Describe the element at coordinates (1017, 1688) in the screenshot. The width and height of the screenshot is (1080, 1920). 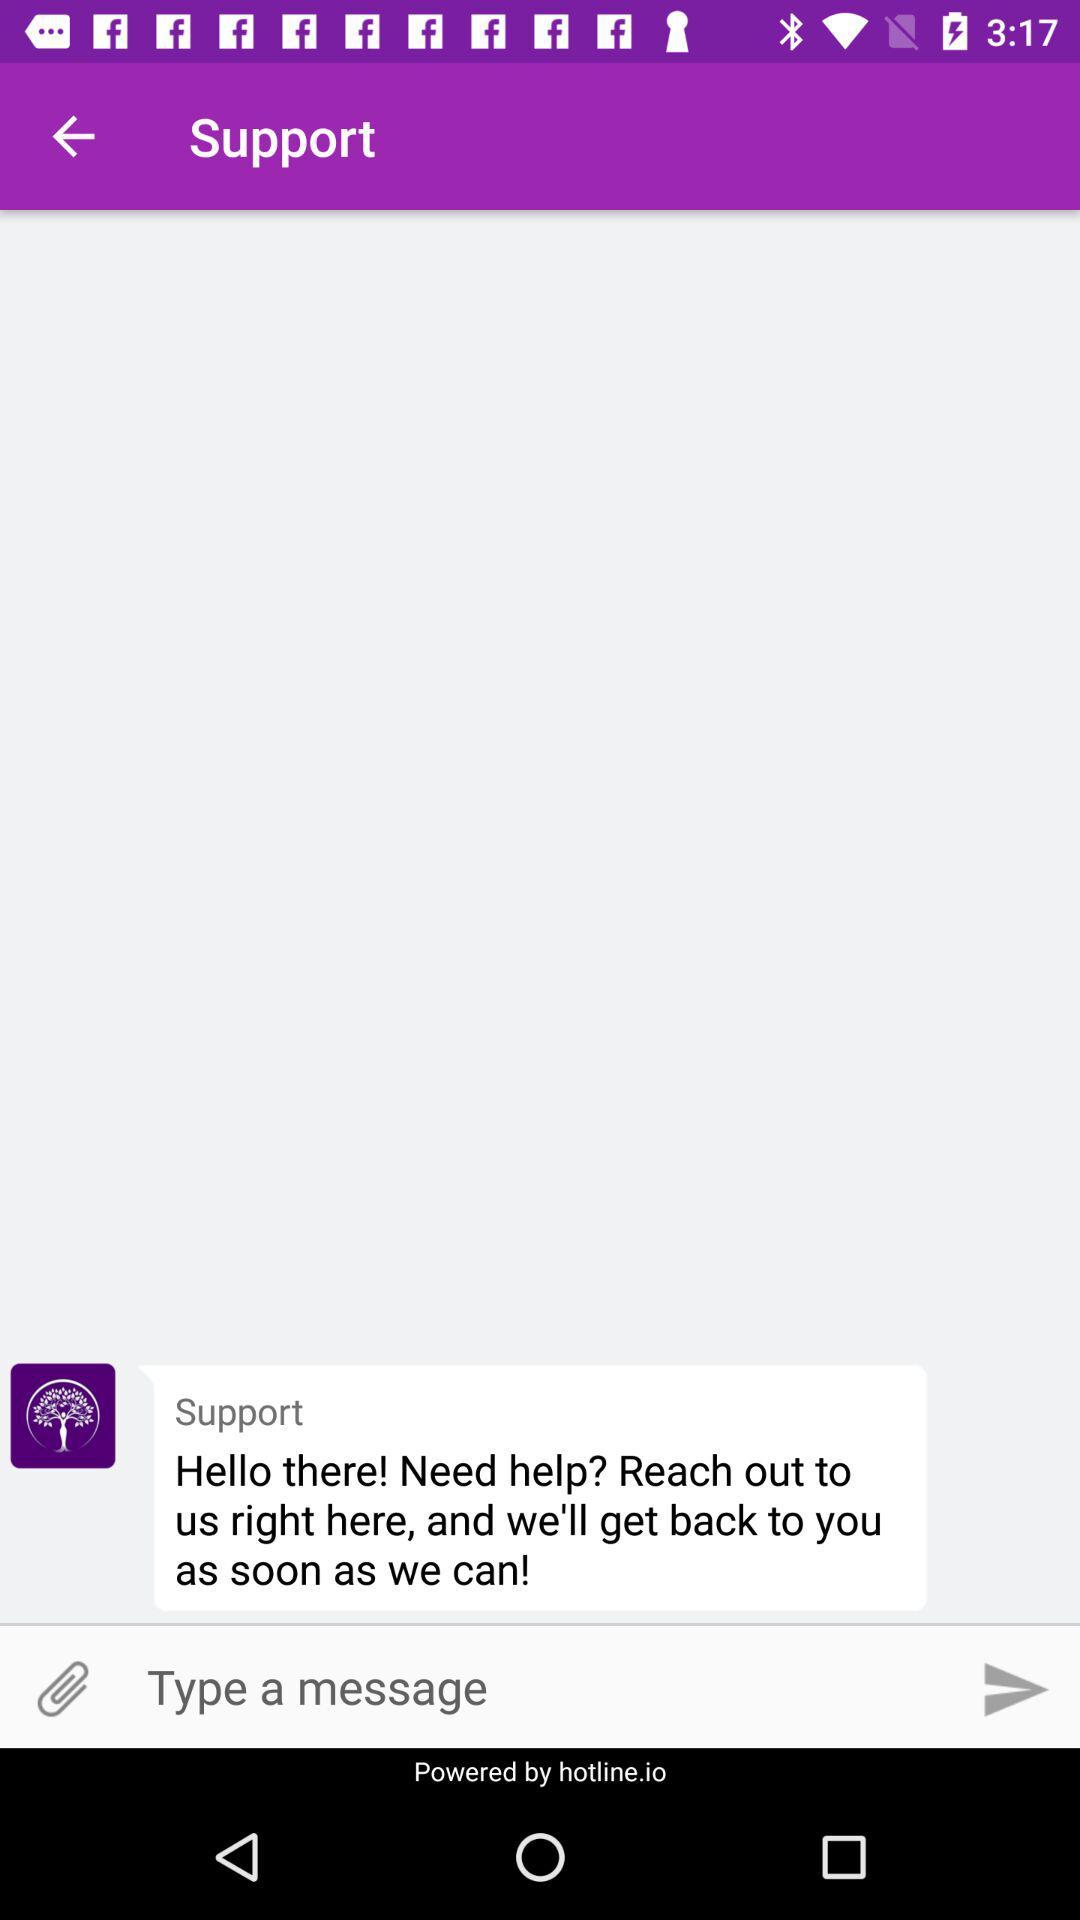
I see `the send icon` at that location.